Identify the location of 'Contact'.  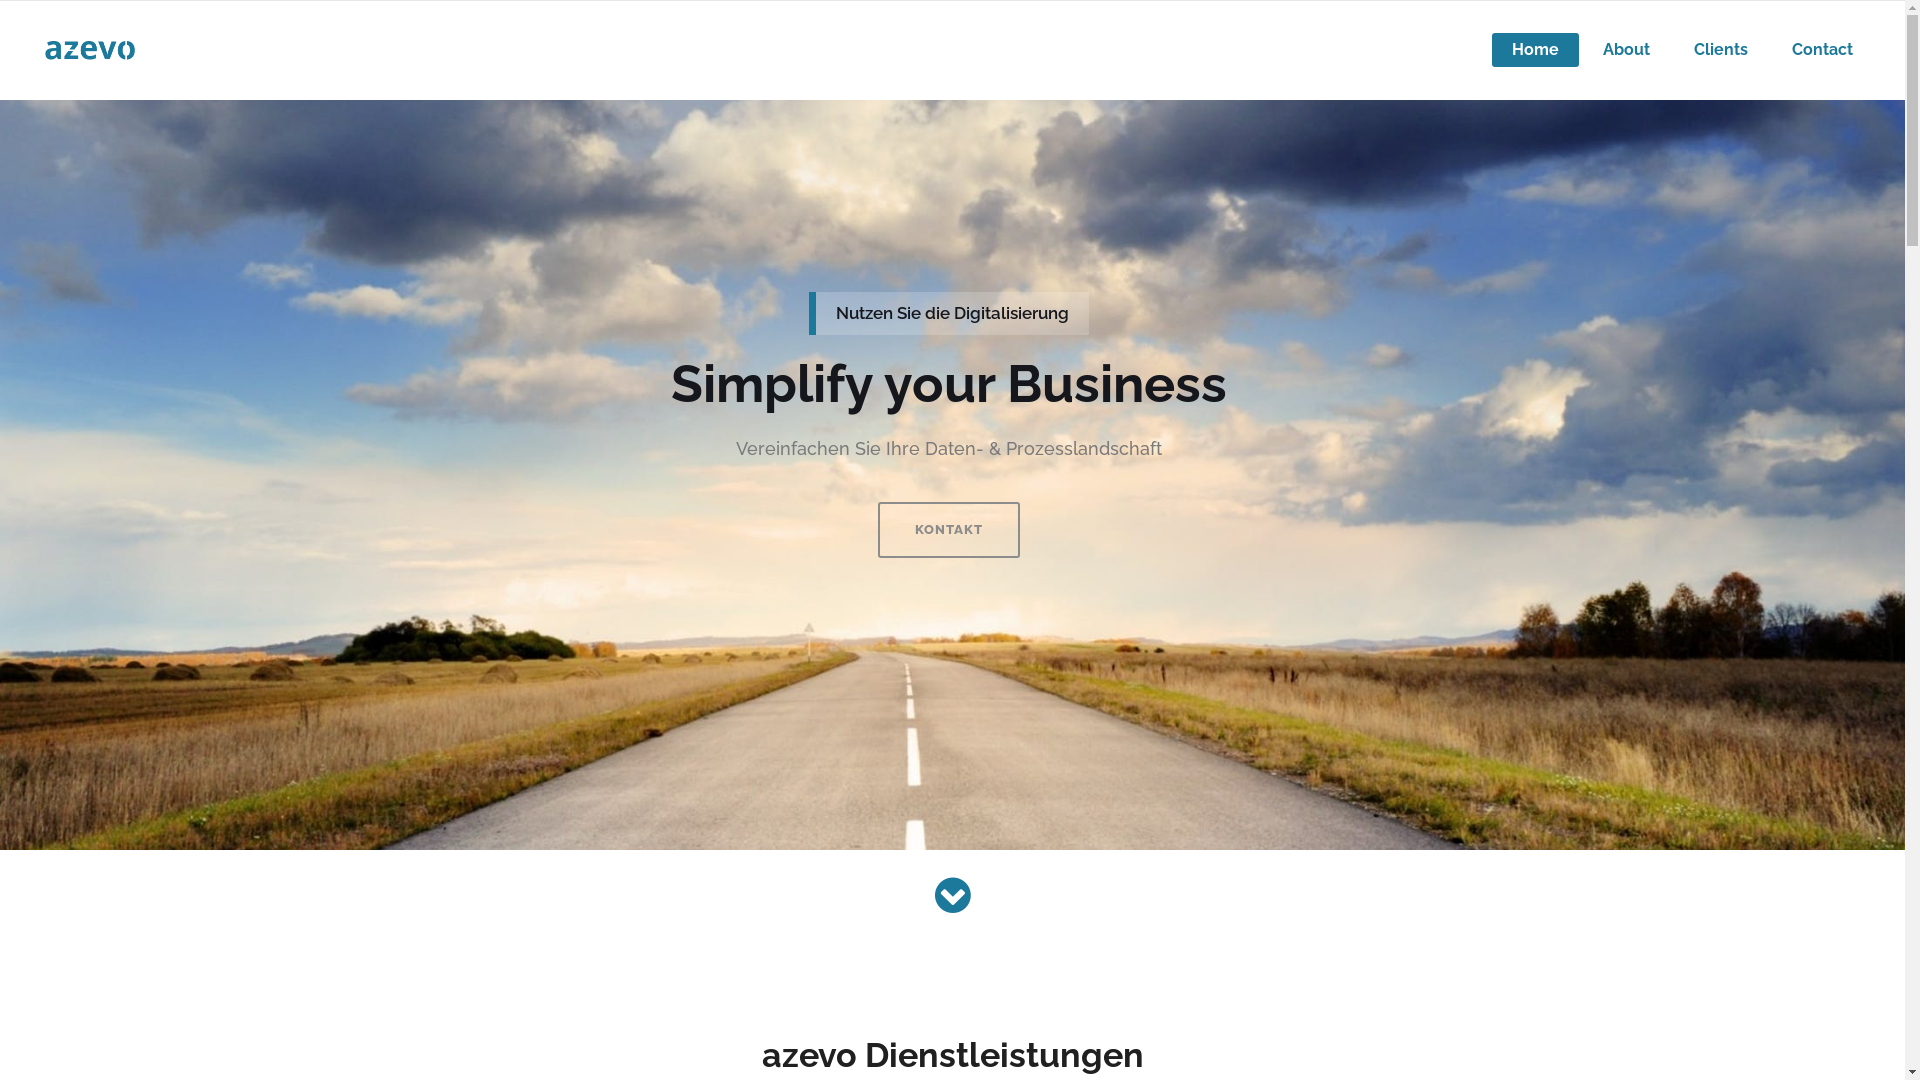
(1771, 49).